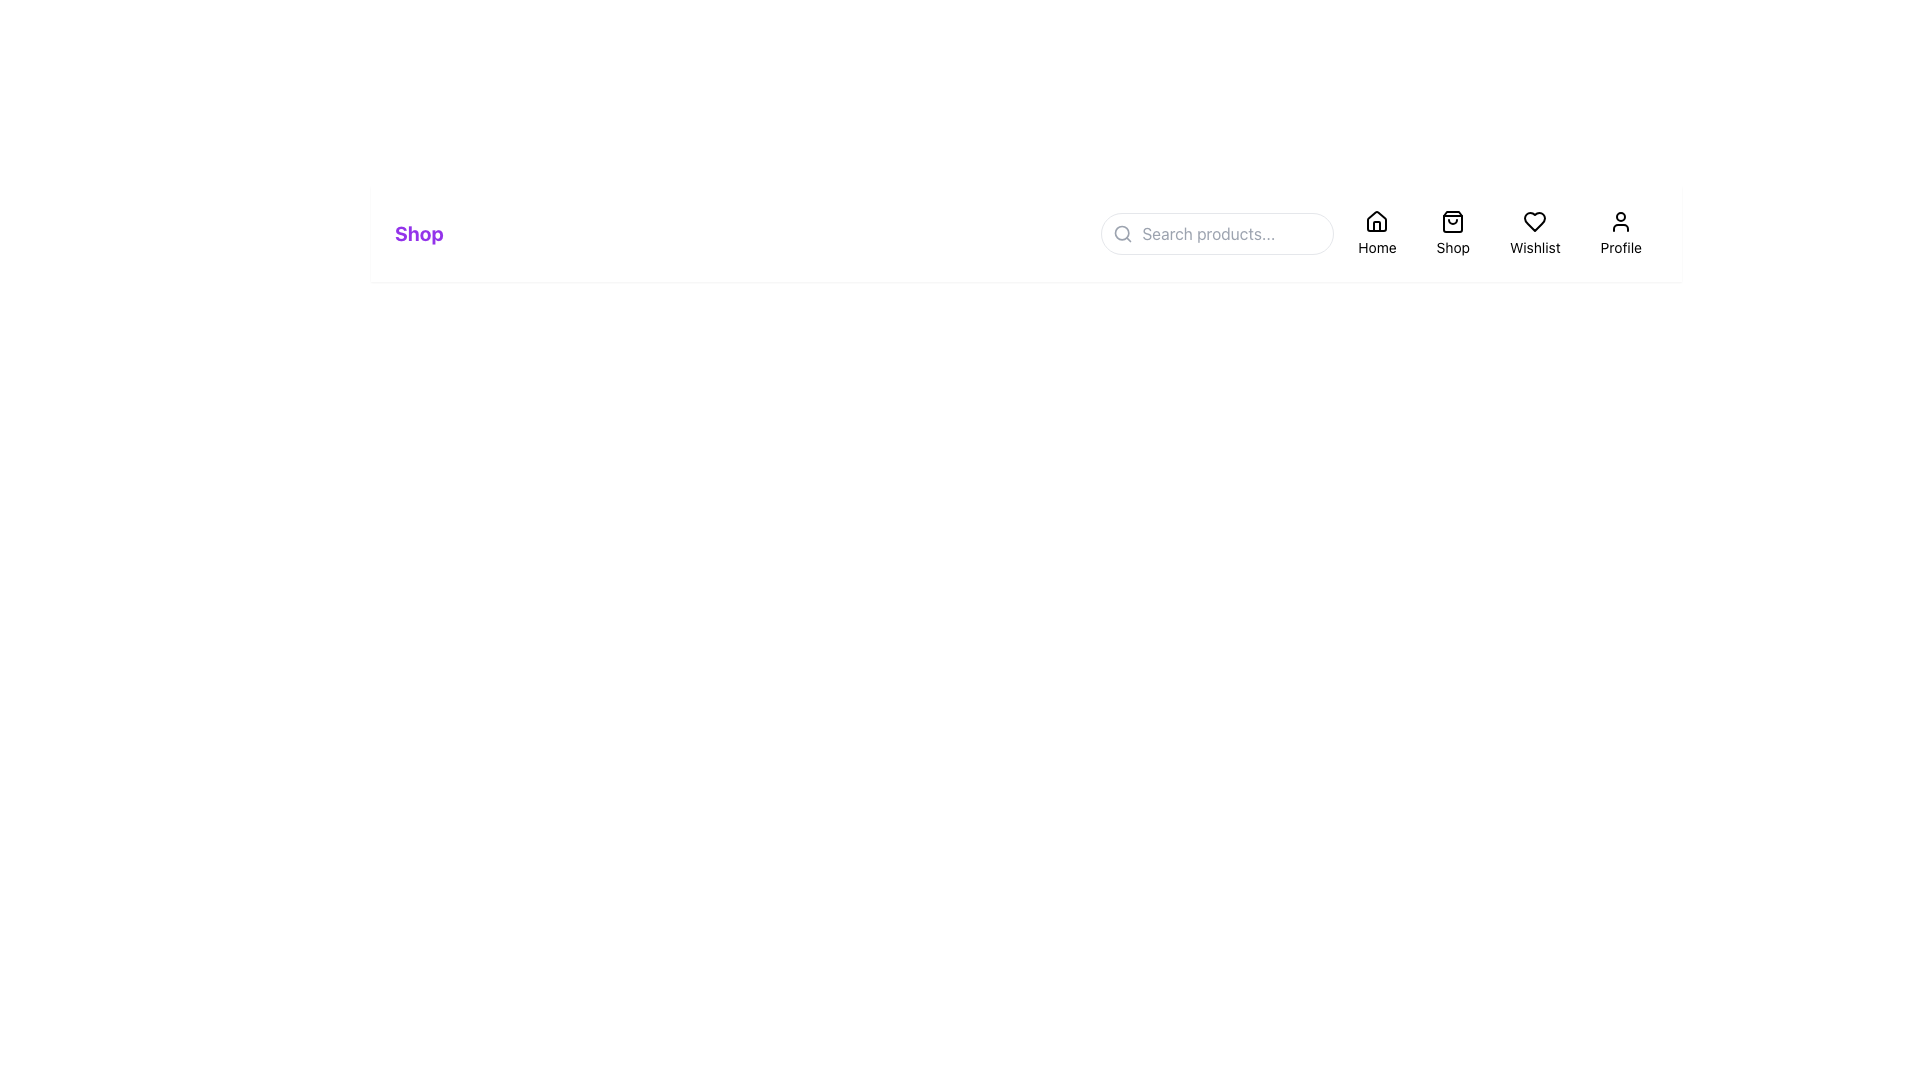 The height and width of the screenshot is (1080, 1920). What do you see at coordinates (1621, 233) in the screenshot?
I see `the 'Profile' button, which is a compact button with an icon of a person and a label reading 'Profile', located in the top-right section of the navigation bar` at bounding box center [1621, 233].